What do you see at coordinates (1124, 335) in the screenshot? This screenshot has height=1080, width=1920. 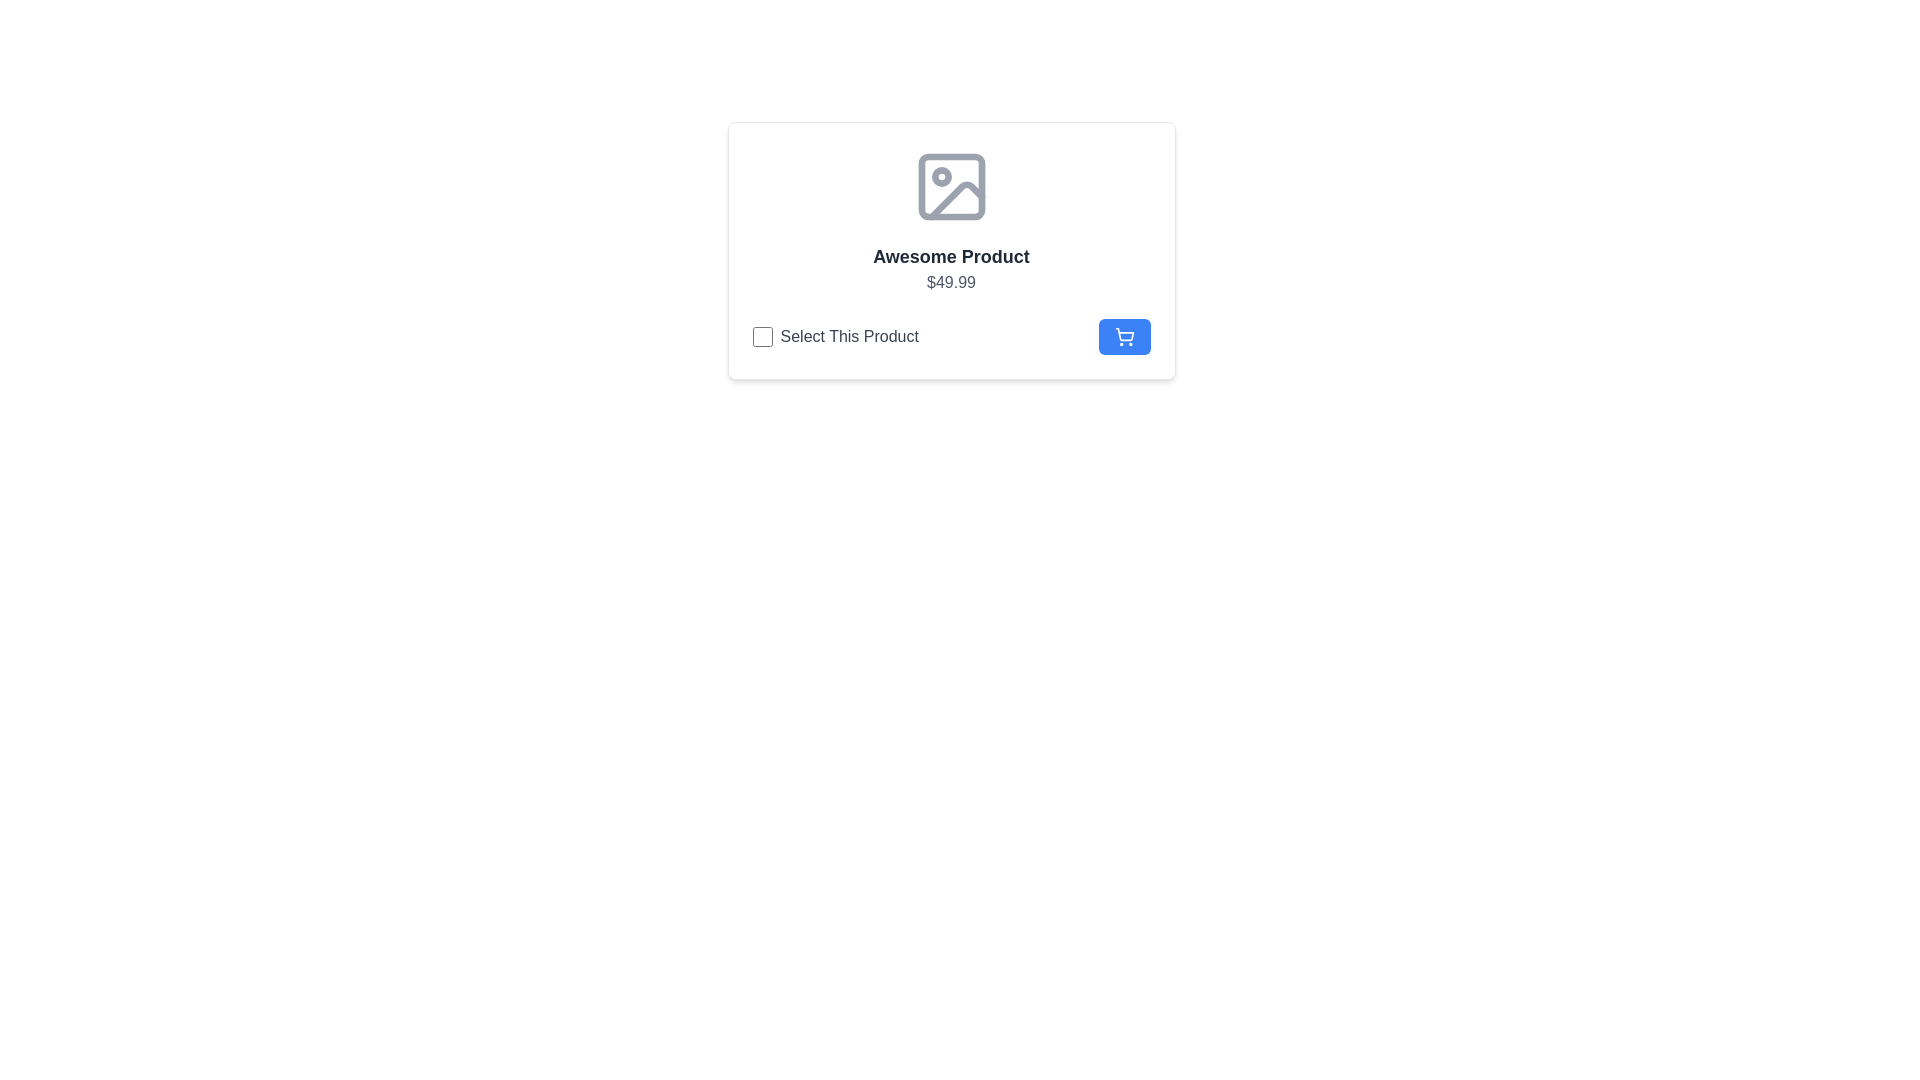 I see `the icon inside the button at the bottom-right corner of the card interface` at bounding box center [1124, 335].